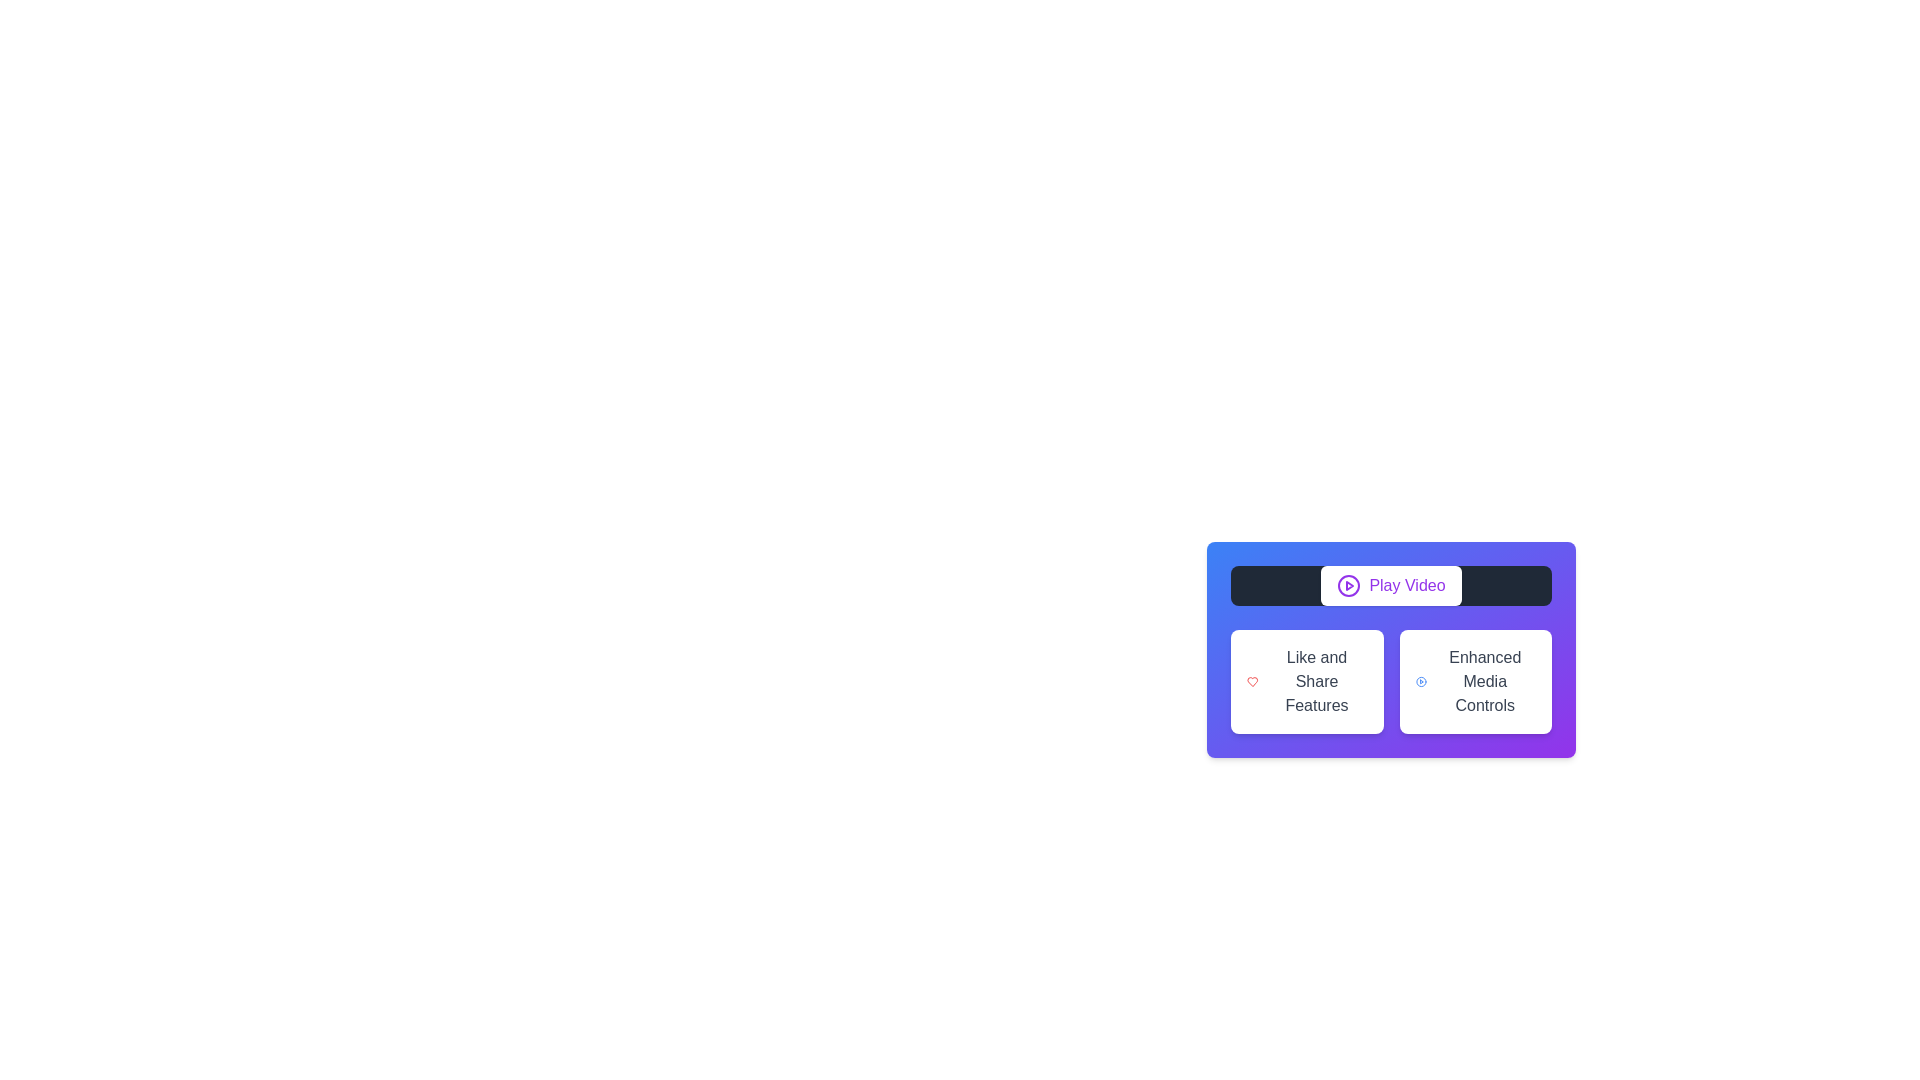 The image size is (1920, 1080). I want to click on the play icon located to the left of the text label inside the 'Play Video' button, so click(1349, 585).